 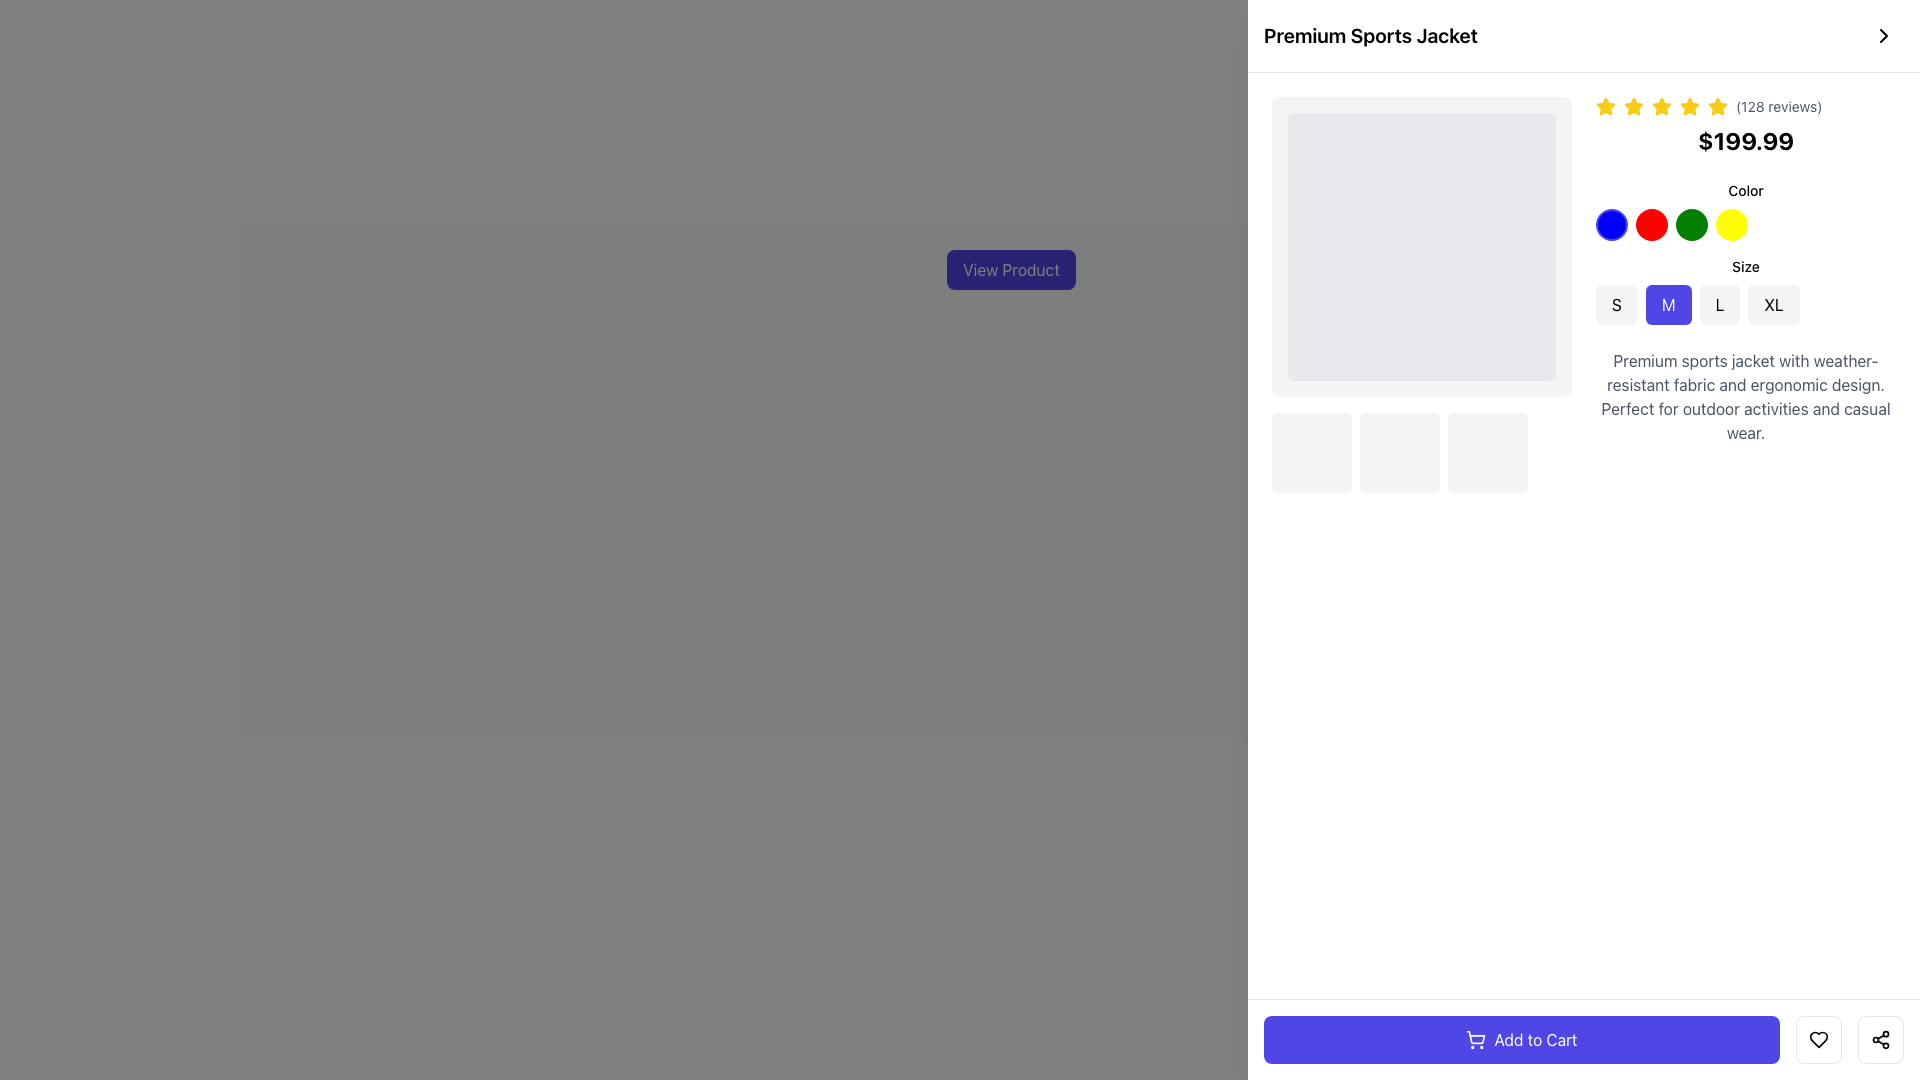 What do you see at coordinates (1745, 140) in the screenshot?
I see `price information displayed in the text label located below the star ratings and review count in the product details area` at bounding box center [1745, 140].